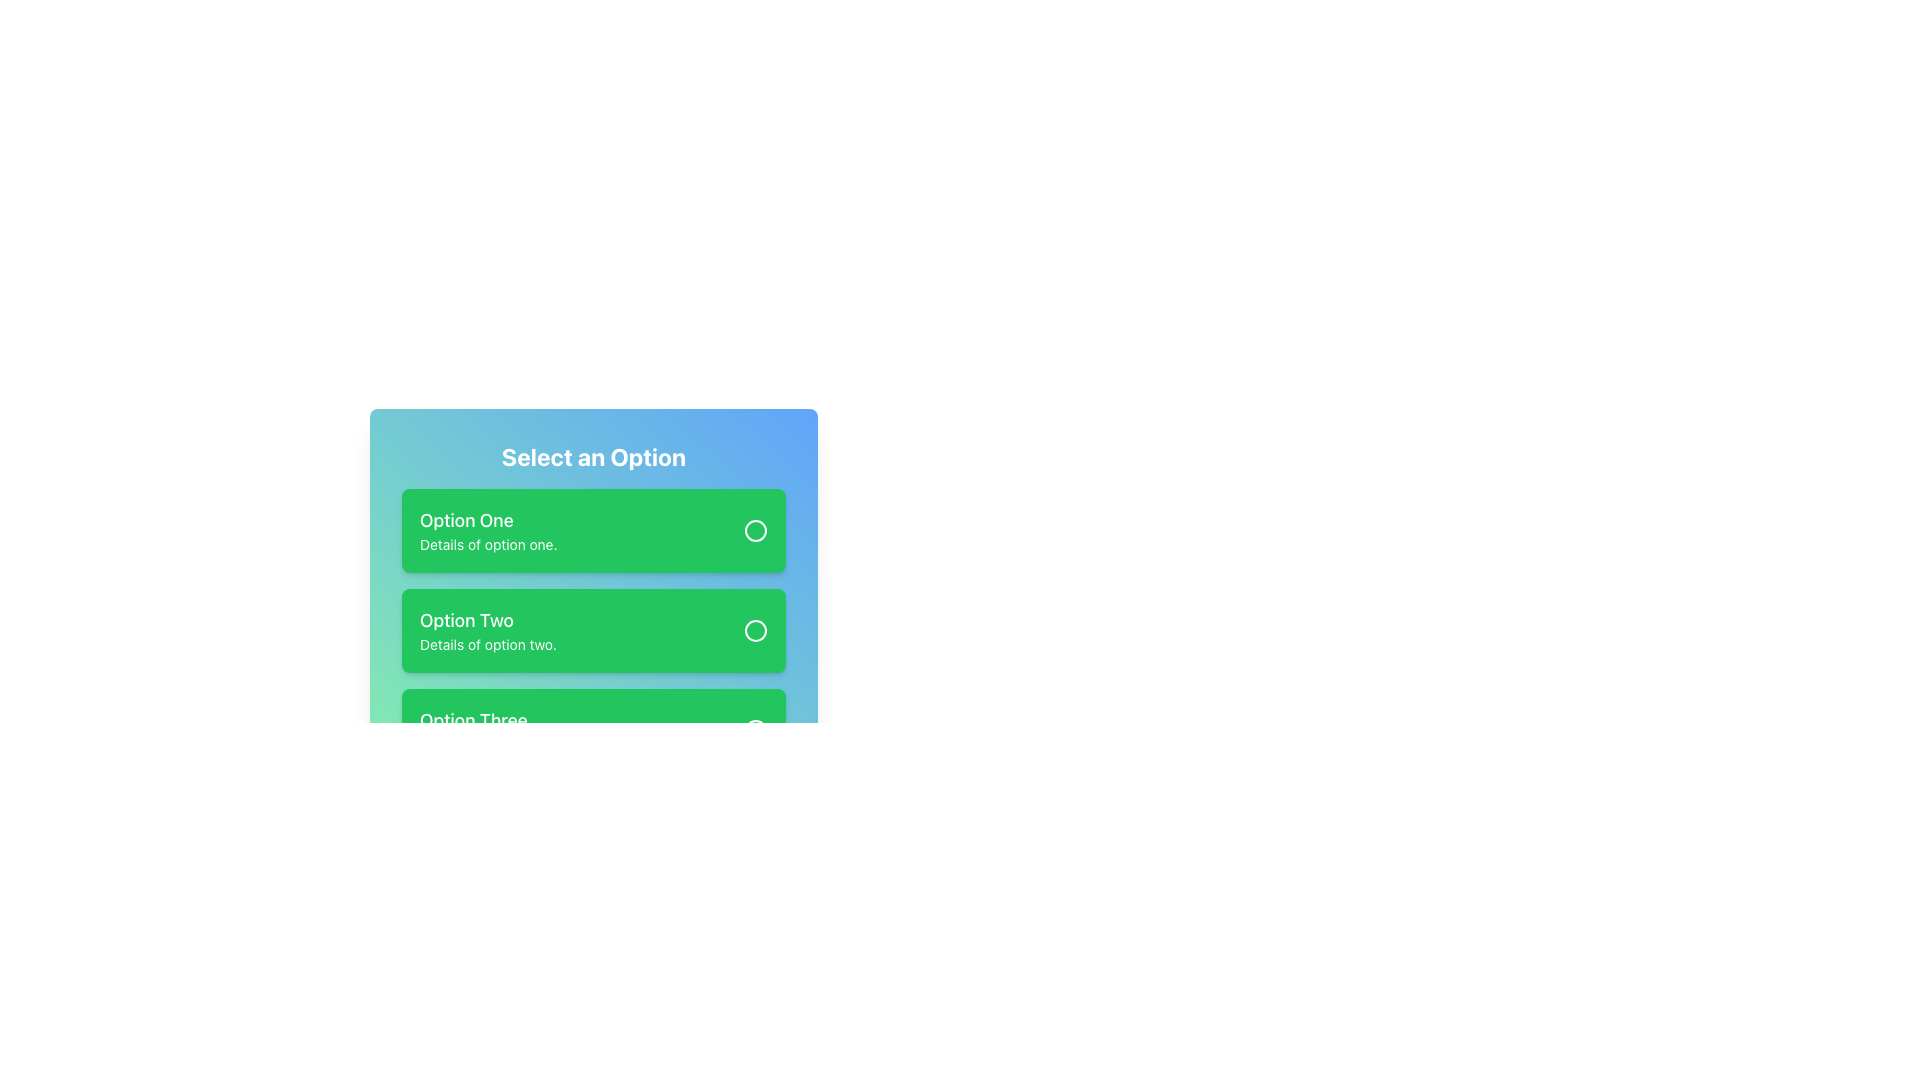  Describe the element at coordinates (488, 544) in the screenshot. I see `the text label containing the sentence 'Details of option one.' which is positioned below the 'Option One' label on a green background` at that location.